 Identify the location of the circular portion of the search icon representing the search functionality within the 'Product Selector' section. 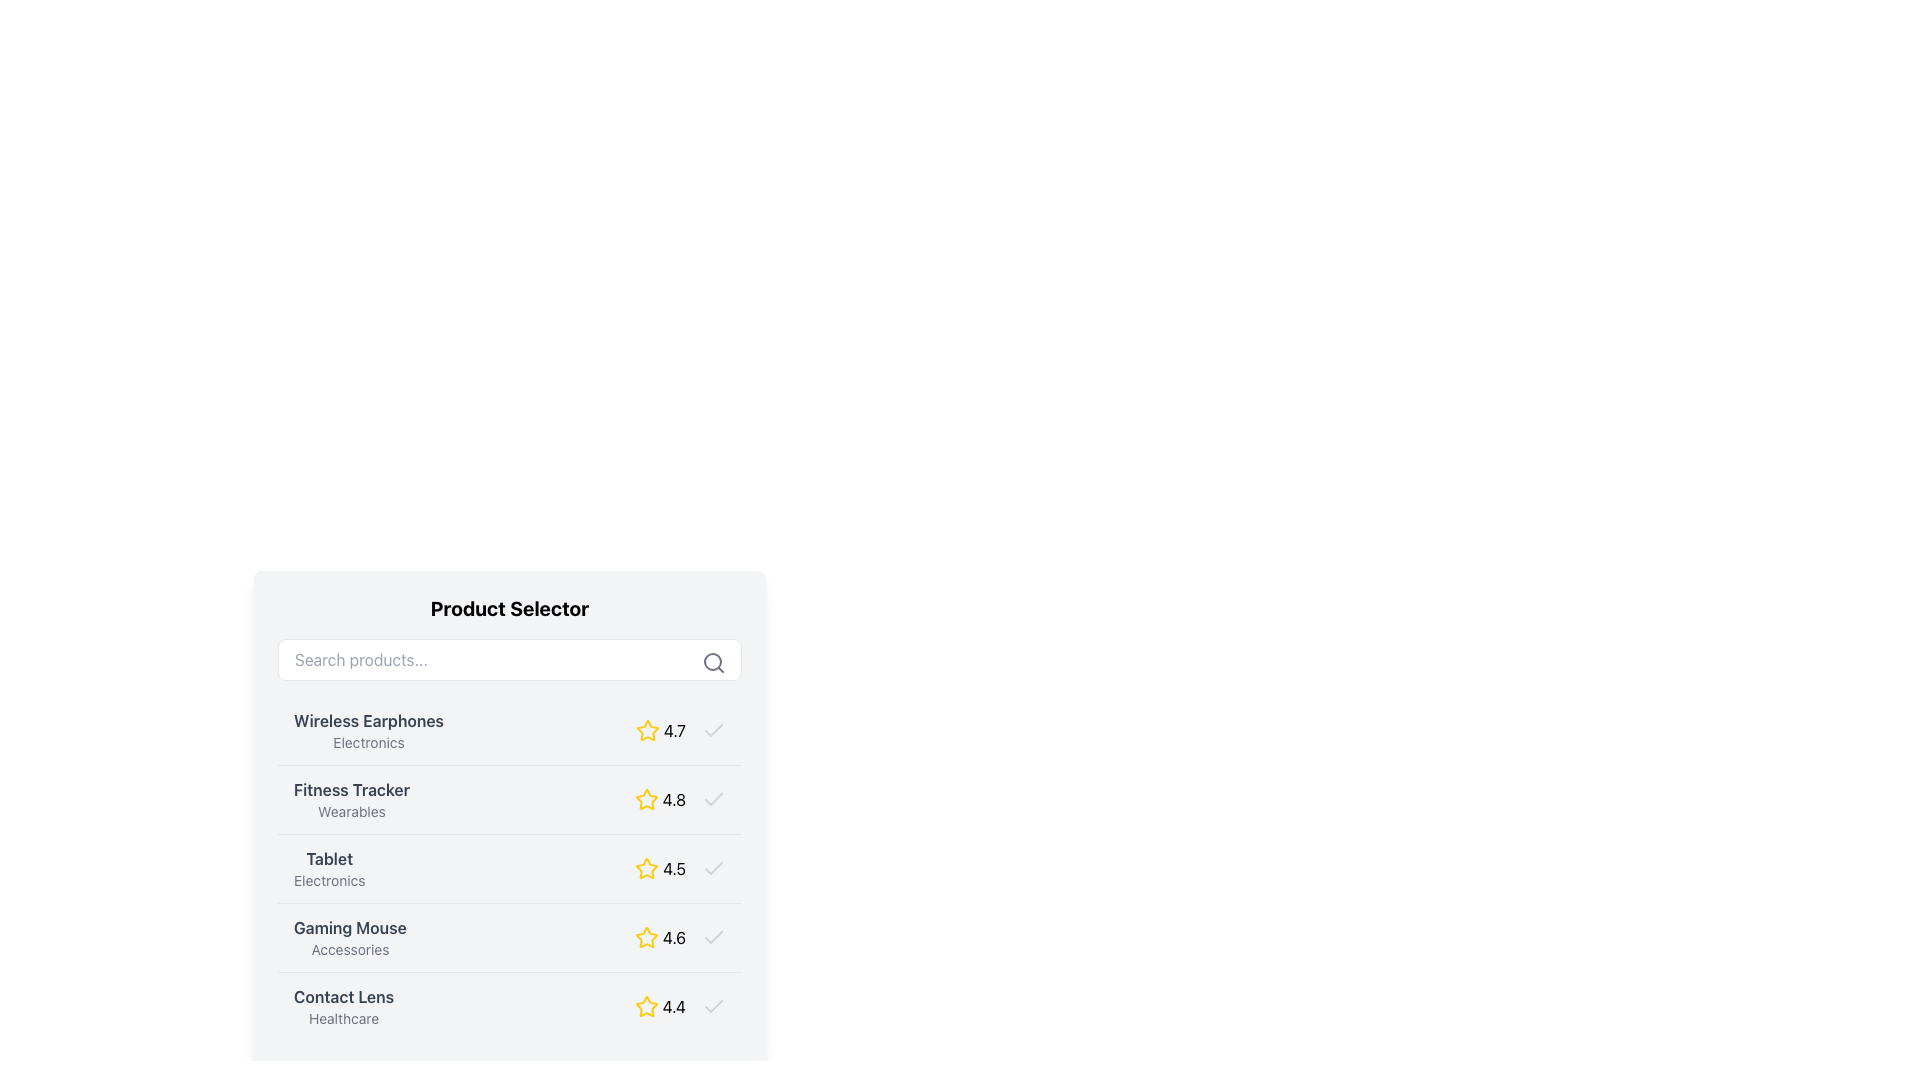
(713, 662).